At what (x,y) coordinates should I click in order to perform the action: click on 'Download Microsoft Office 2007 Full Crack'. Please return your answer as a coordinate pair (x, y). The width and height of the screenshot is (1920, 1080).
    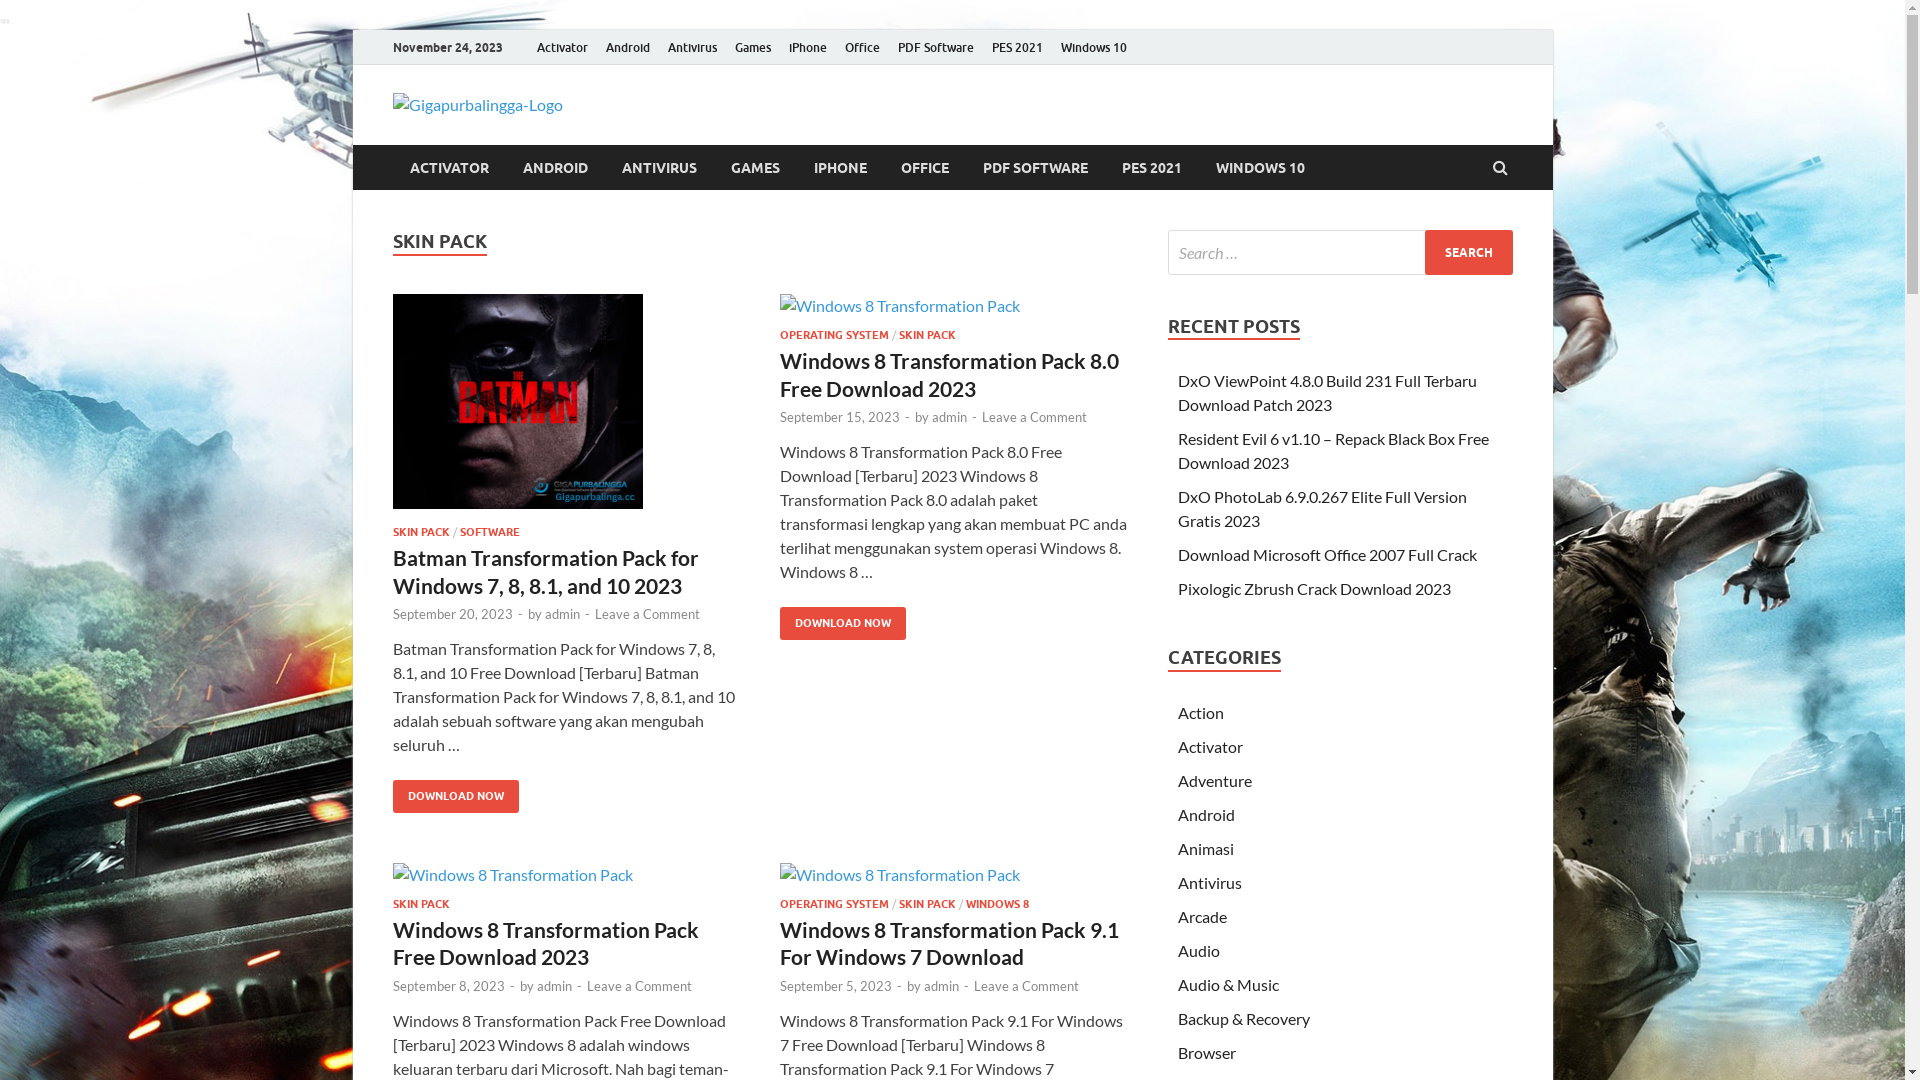
    Looking at the image, I should click on (1327, 554).